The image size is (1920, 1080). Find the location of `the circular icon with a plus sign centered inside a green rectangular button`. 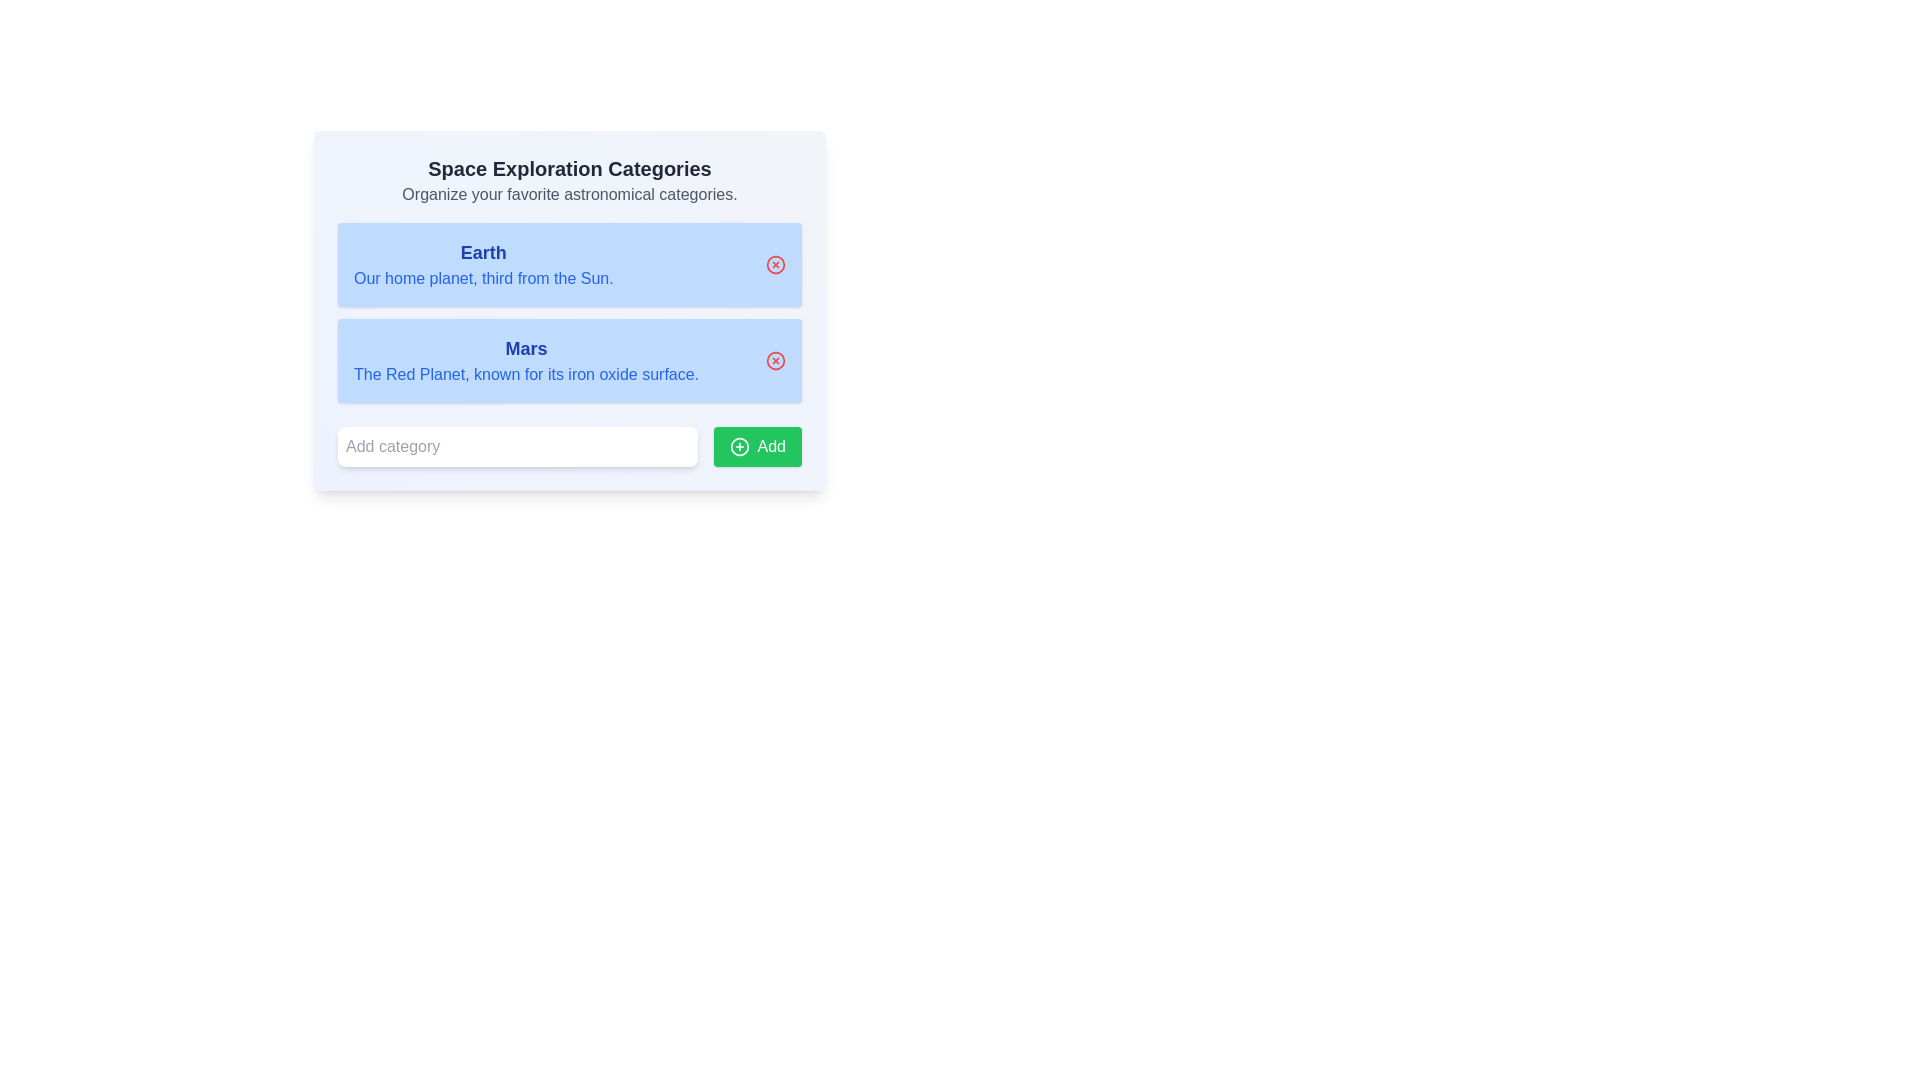

the circular icon with a plus sign centered inside a green rectangular button is located at coordinates (738, 446).